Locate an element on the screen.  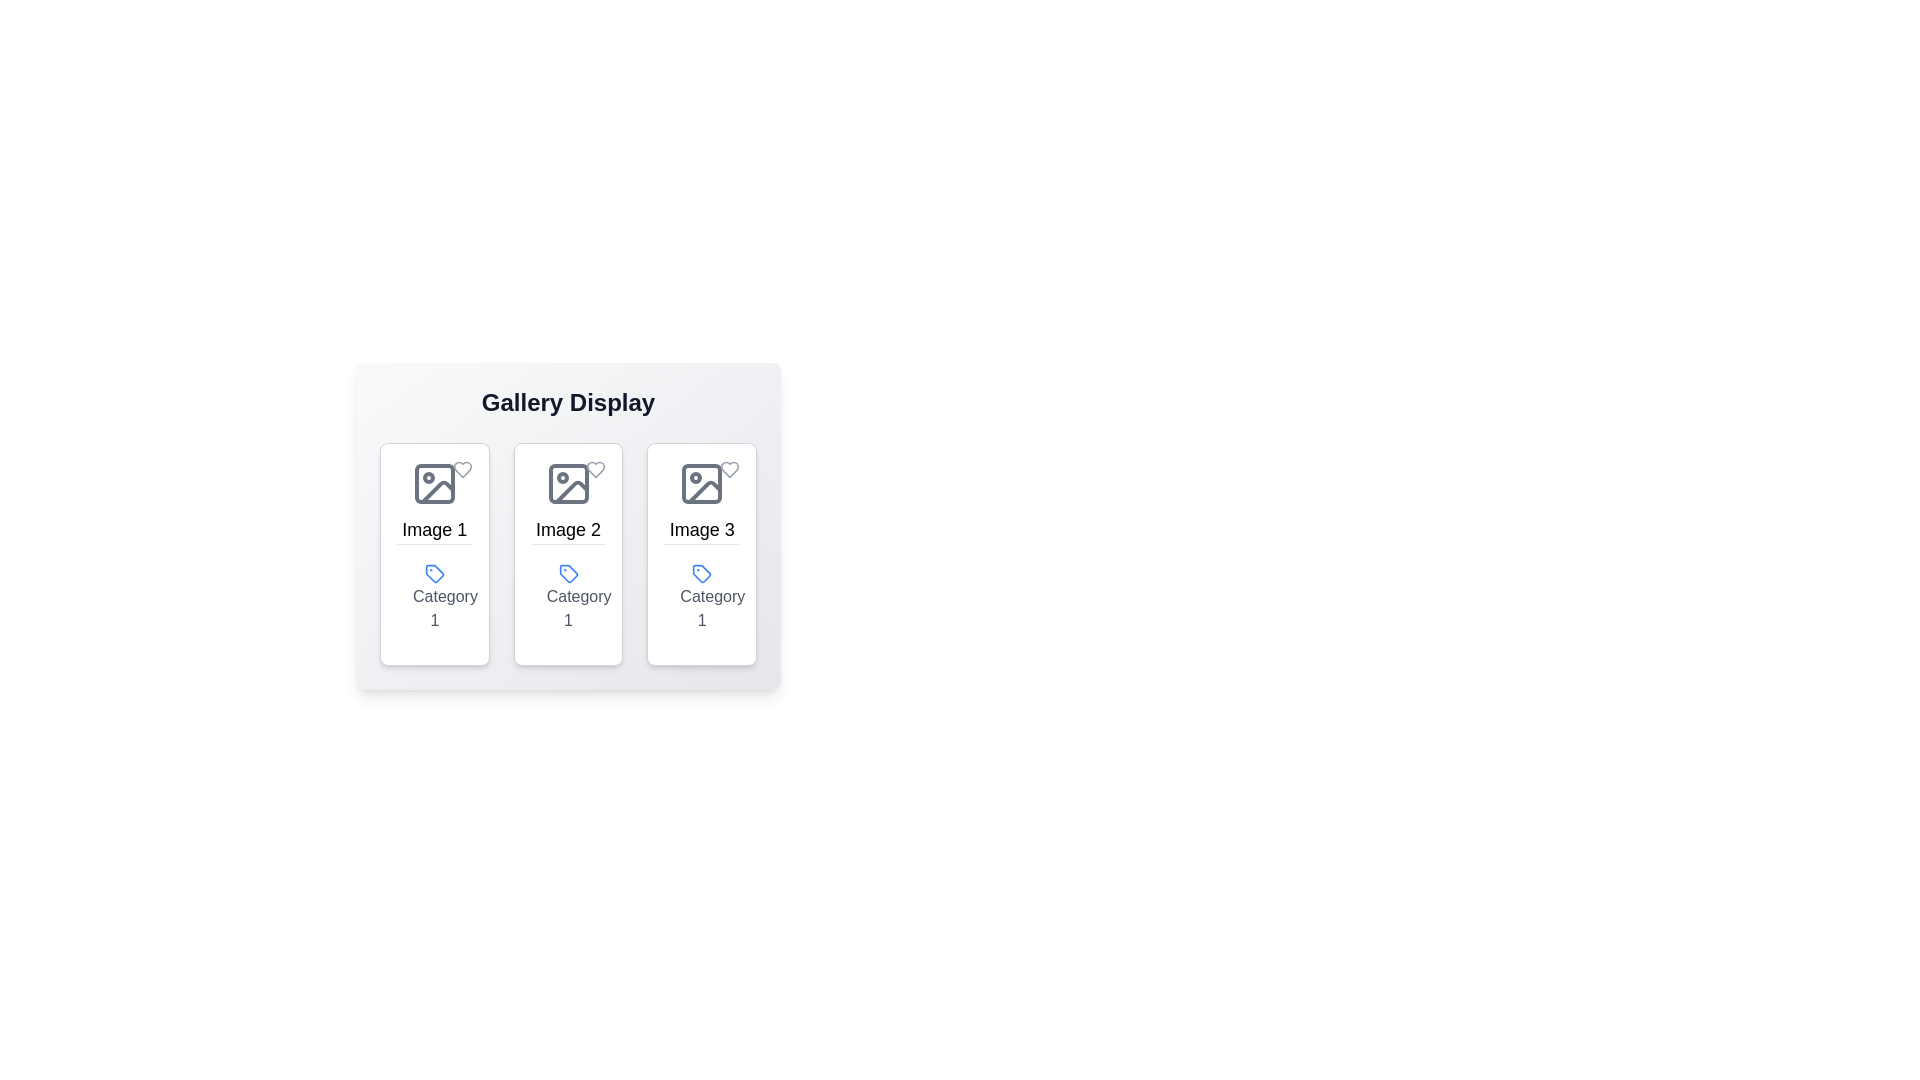
the heart icon in the top-right corner of the card labeled 'Image 2' is located at coordinates (595, 470).